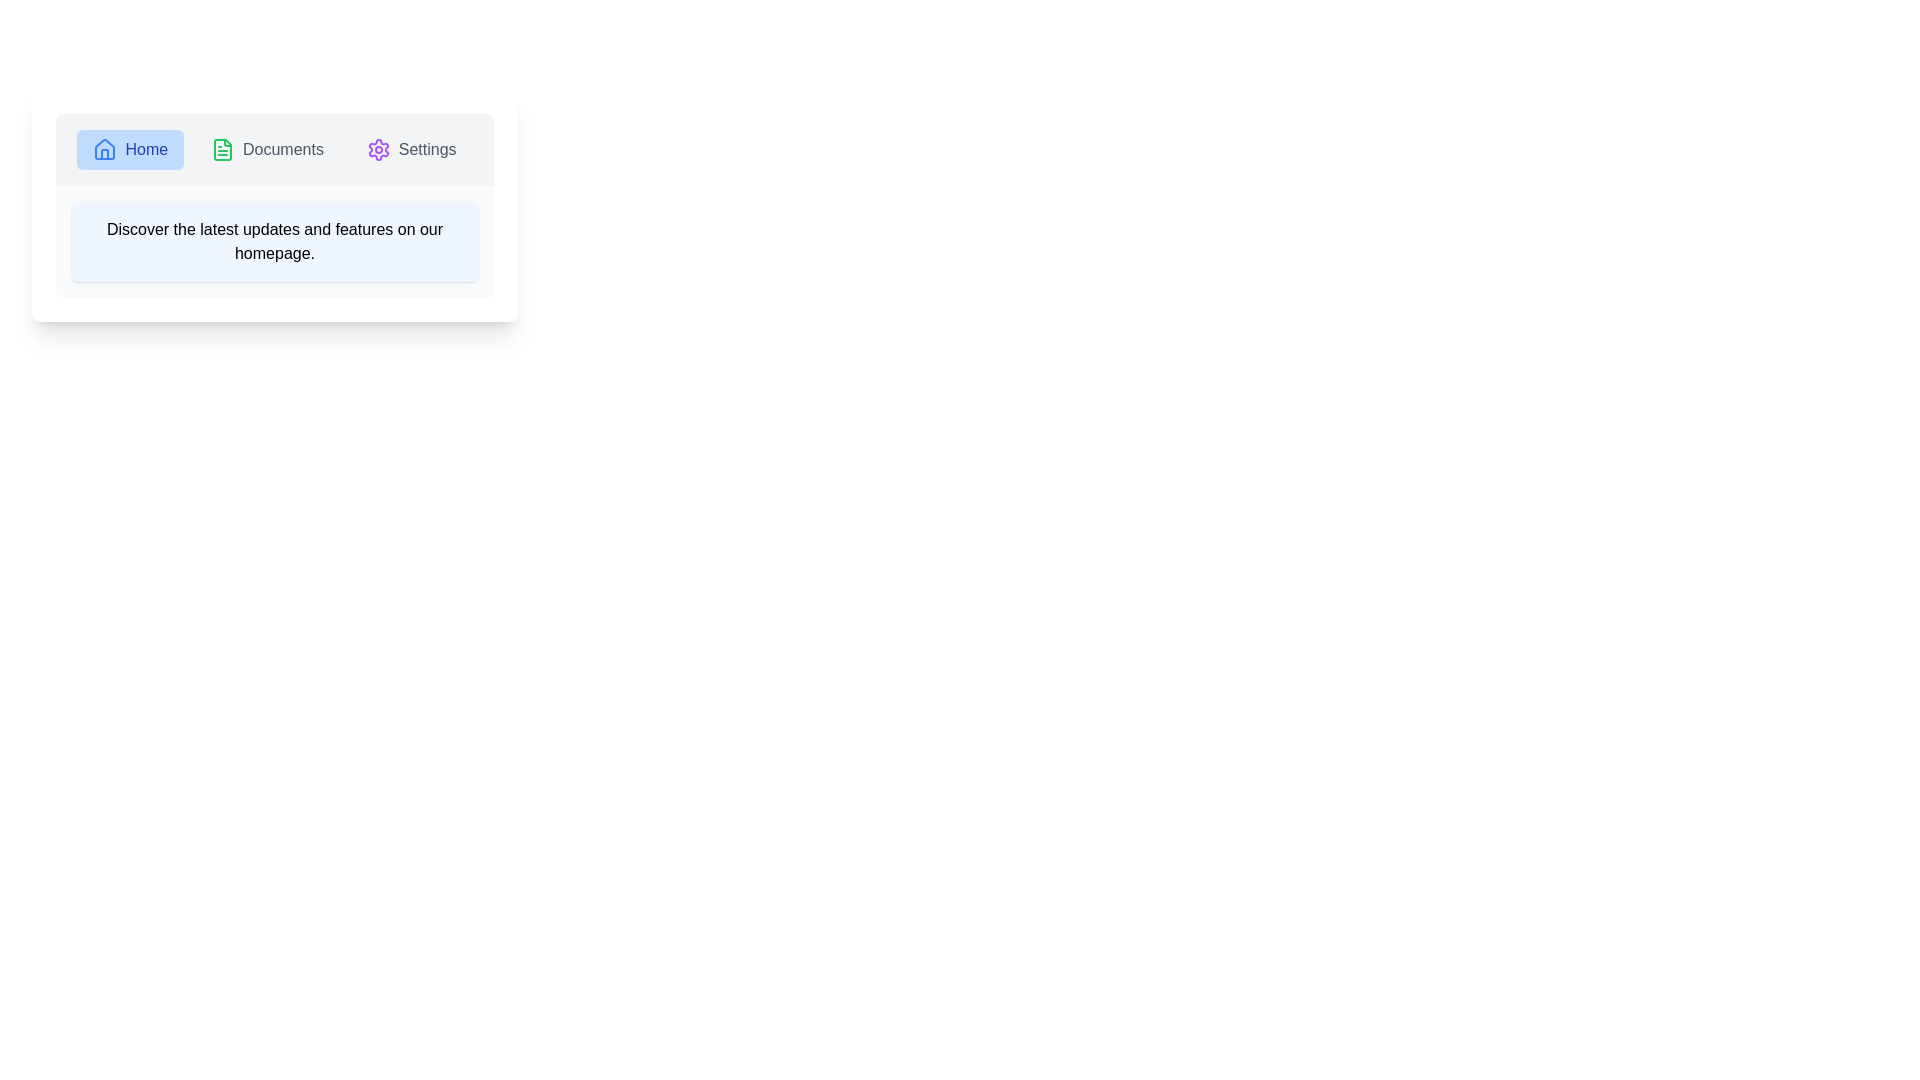  What do you see at coordinates (129, 149) in the screenshot?
I see `the tab labeled Home to observe its hover effect` at bounding box center [129, 149].